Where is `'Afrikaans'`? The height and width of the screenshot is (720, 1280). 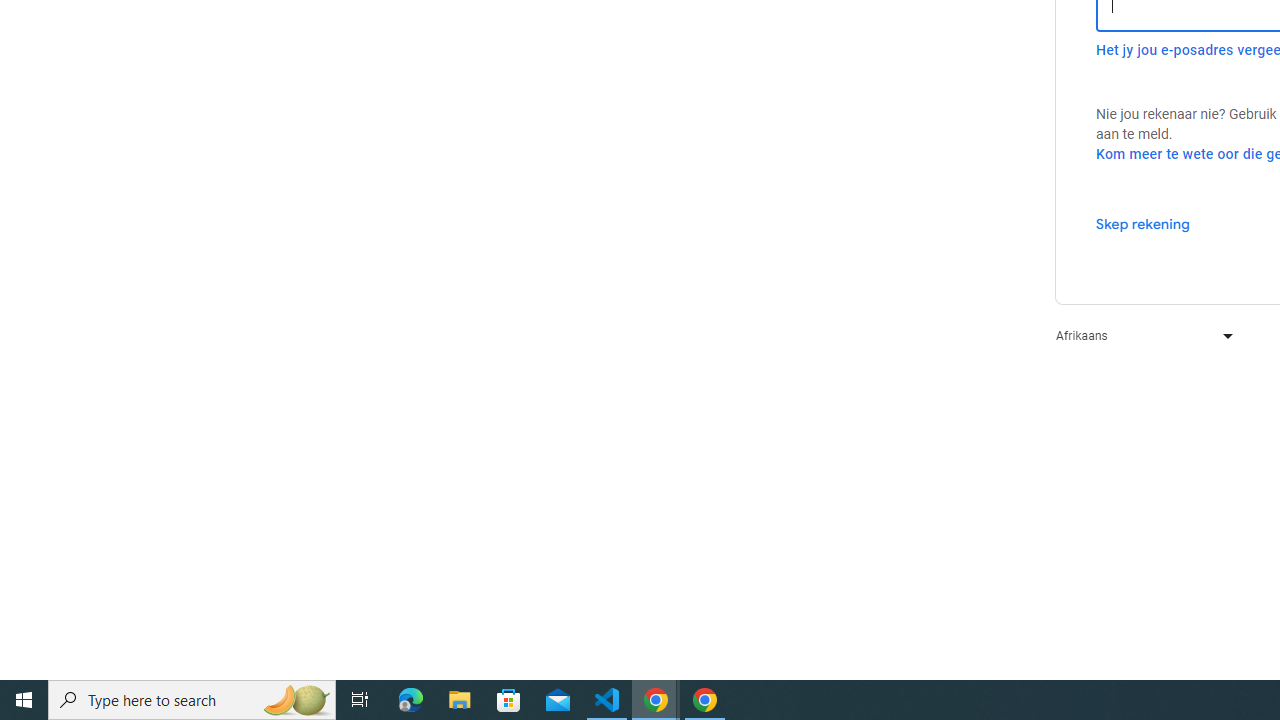 'Afrikaans' is located at coordinates (1139, 334).